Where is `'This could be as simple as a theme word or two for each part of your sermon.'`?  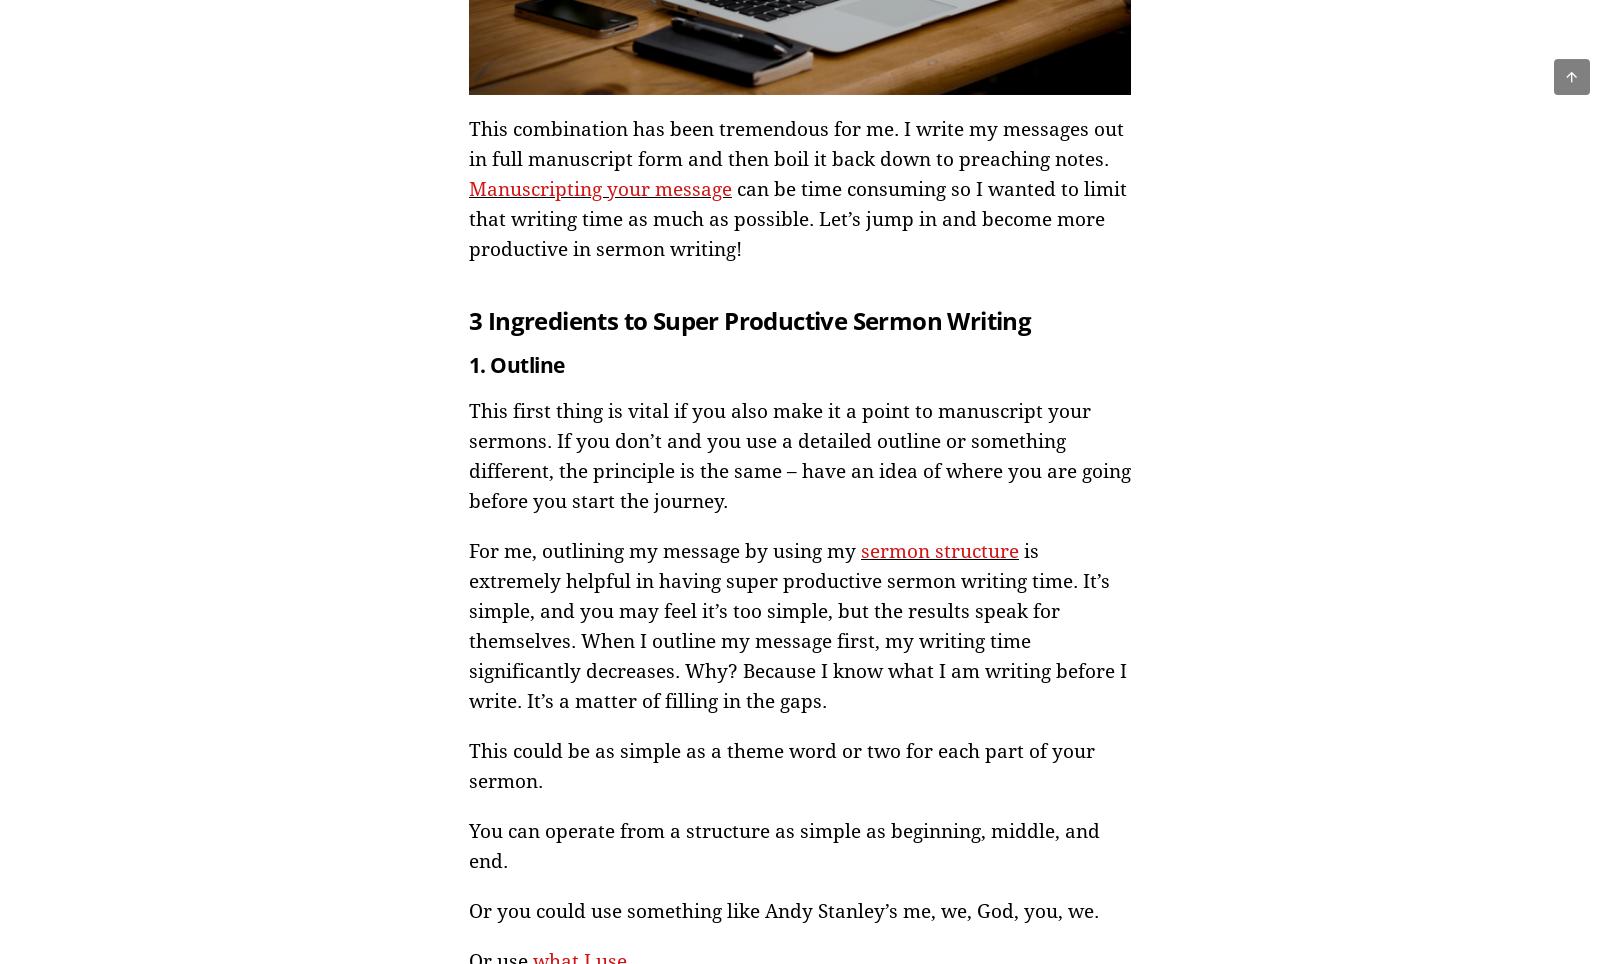
'This could be as simple as a theme word or two for each part of your sermon.' is located at coordinates (782, 766).